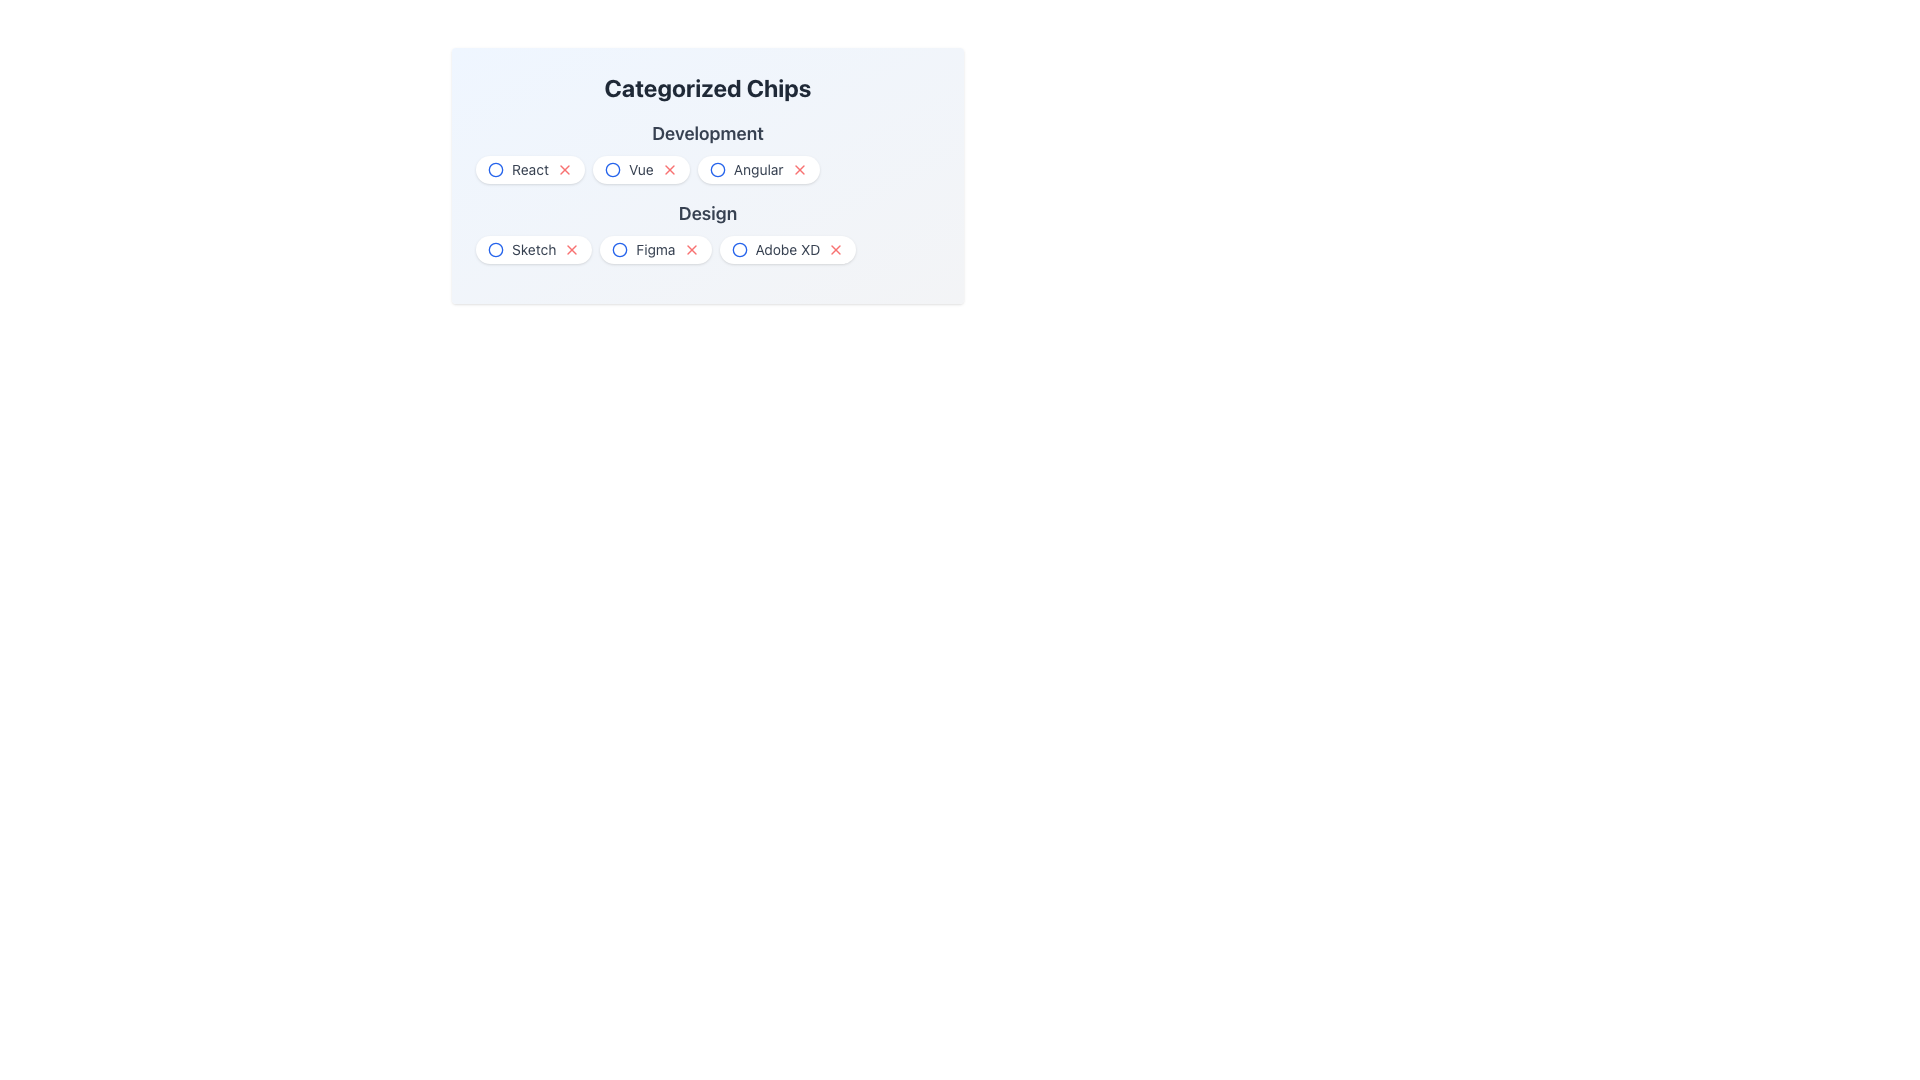 Image resolution: width=1920 pixels, height=1080 pixels. Describe the element at coordinates (495, 168) in the screenshot. I see `the first radio button in the 'Development' section under the 'React' label` at that location.